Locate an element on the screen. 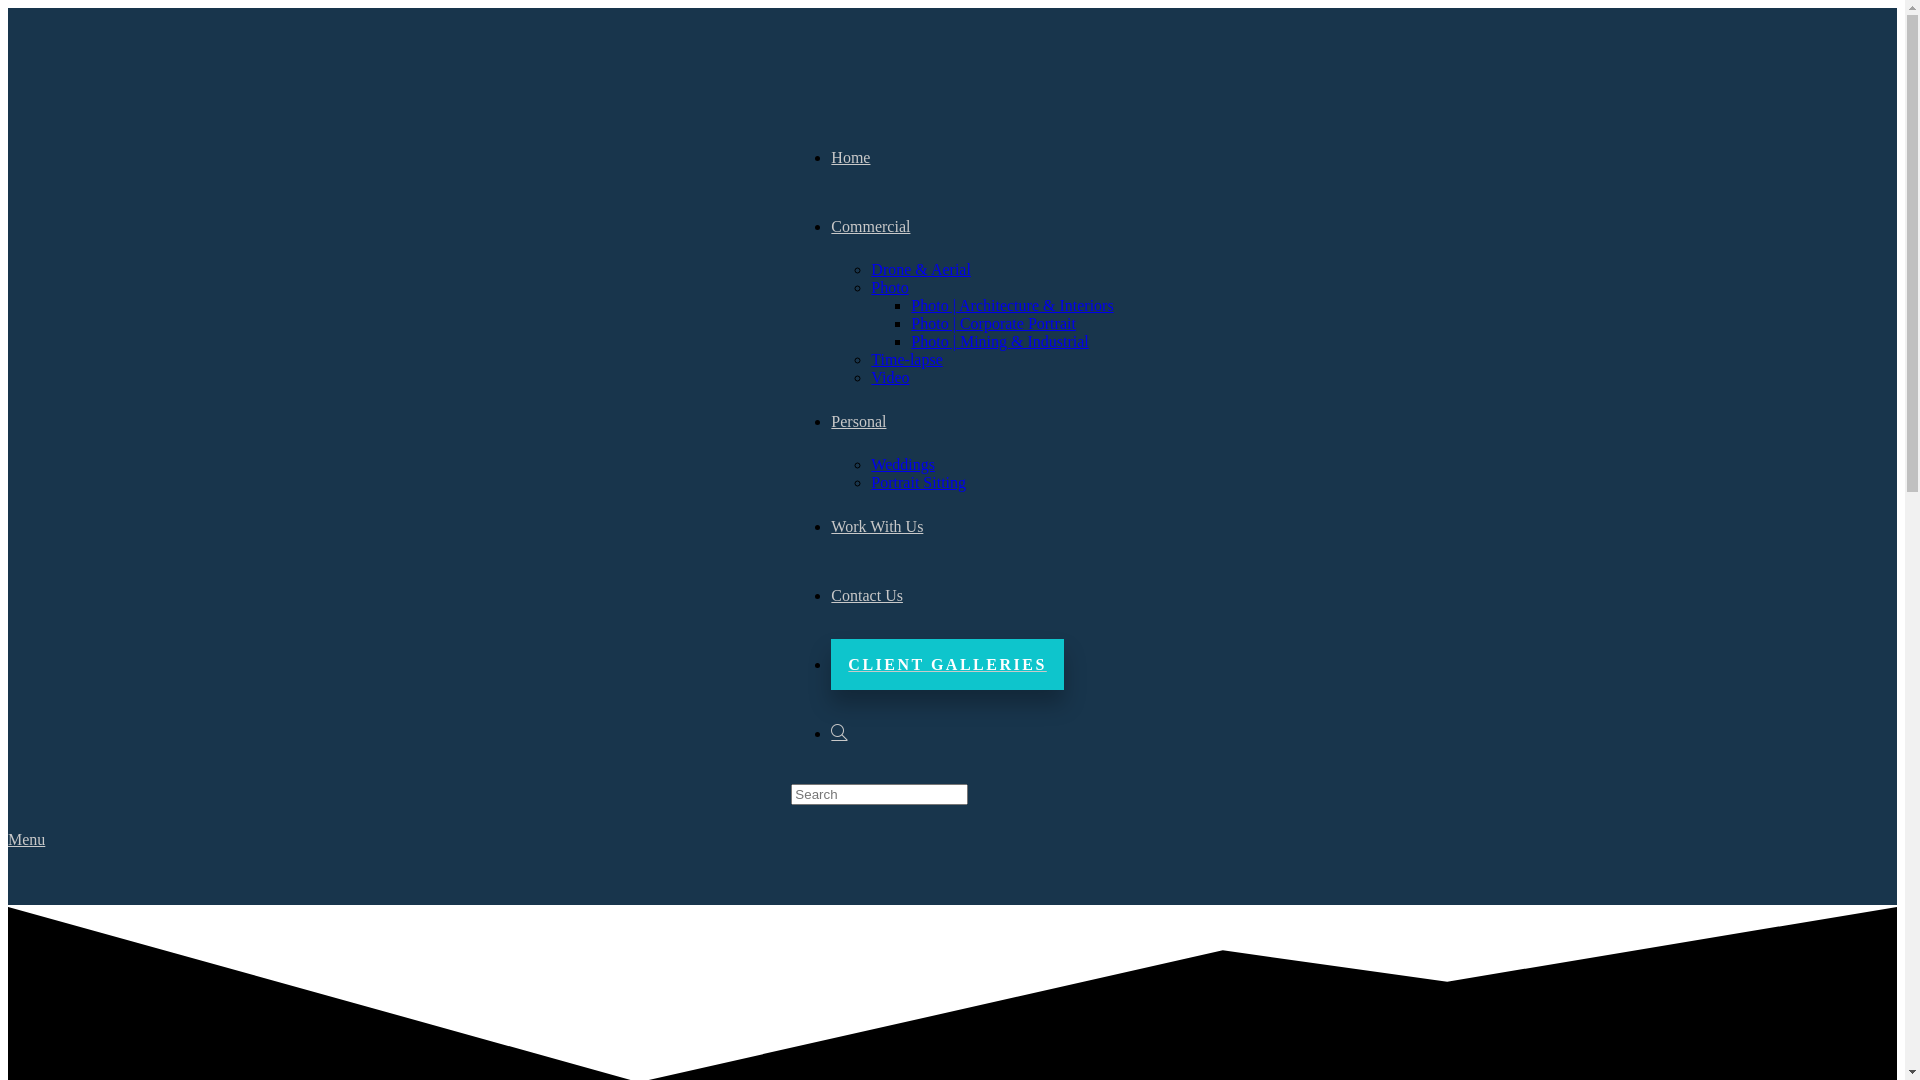 This screenshot has height=1080, width=1920. 'Video' is located at coordinates (888, 377).